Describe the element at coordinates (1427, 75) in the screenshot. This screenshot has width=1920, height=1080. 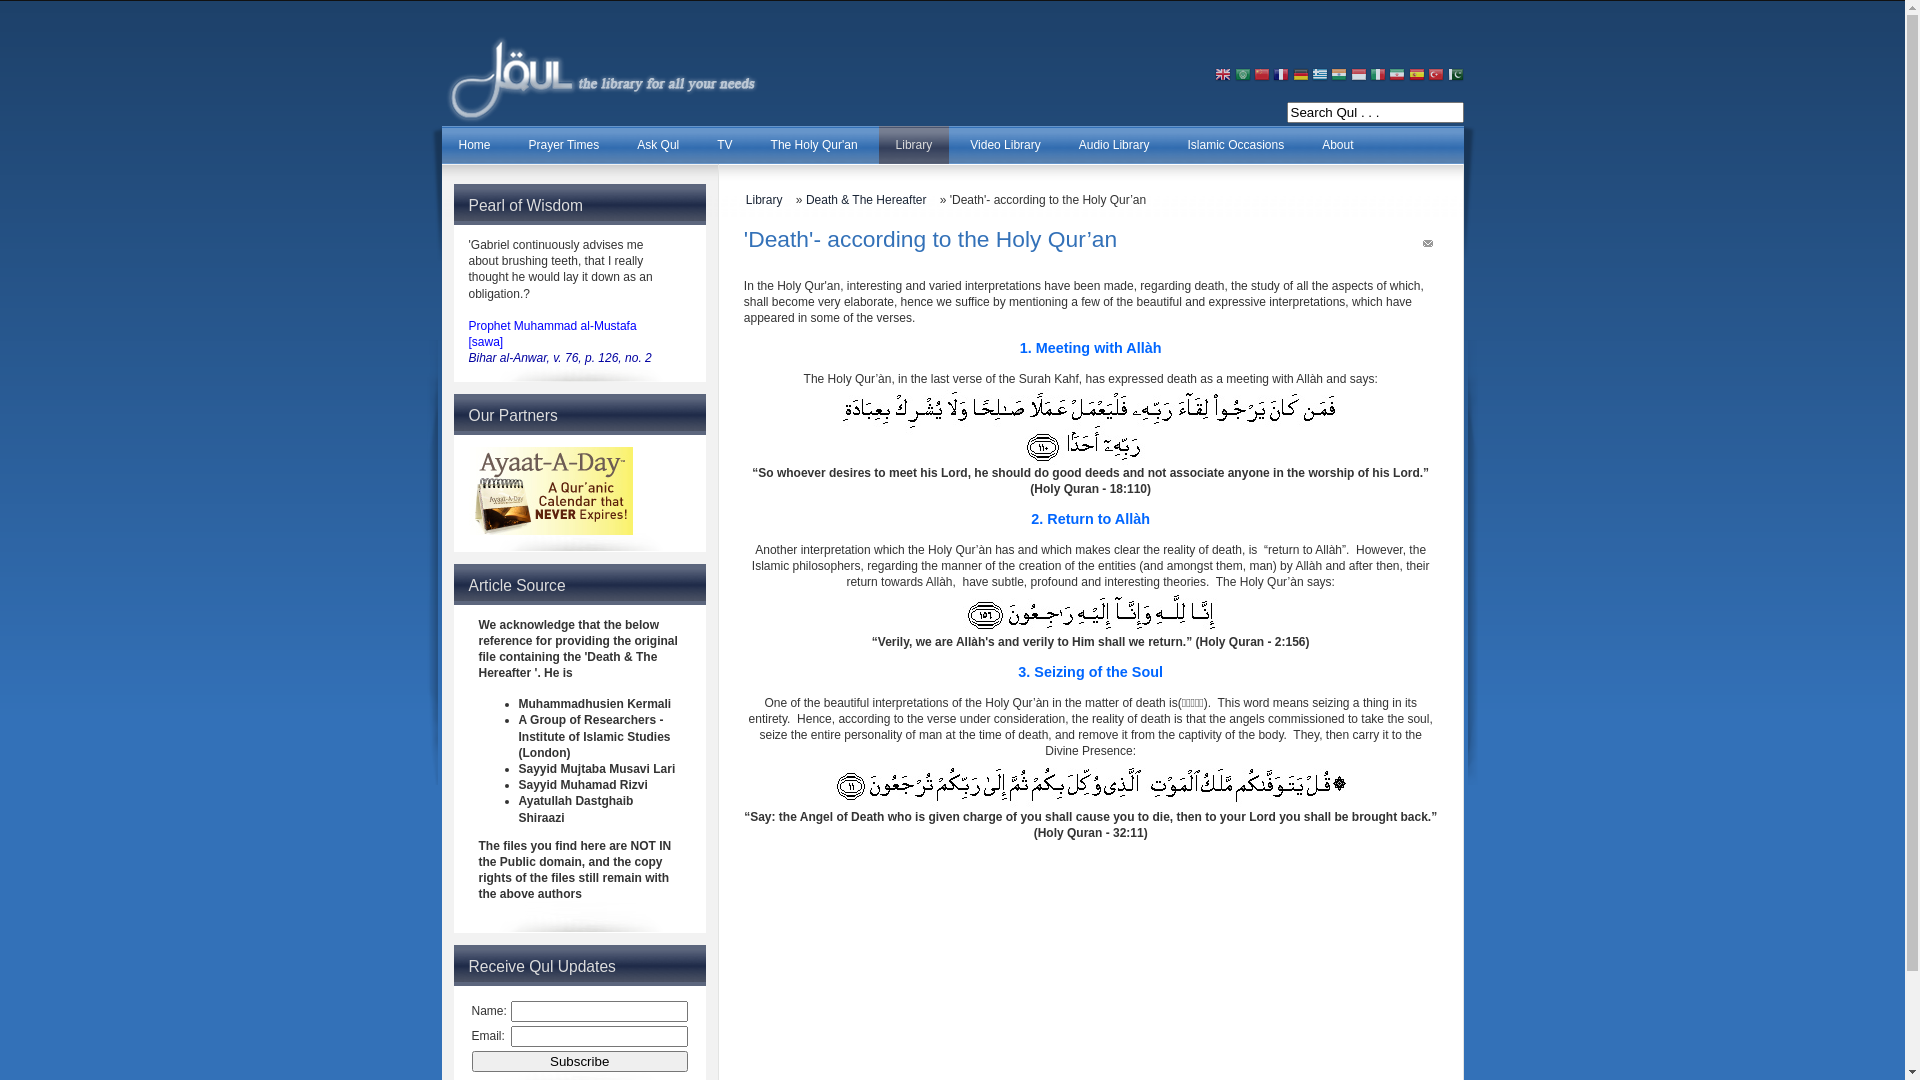
I see `'Turkish'` at that location.